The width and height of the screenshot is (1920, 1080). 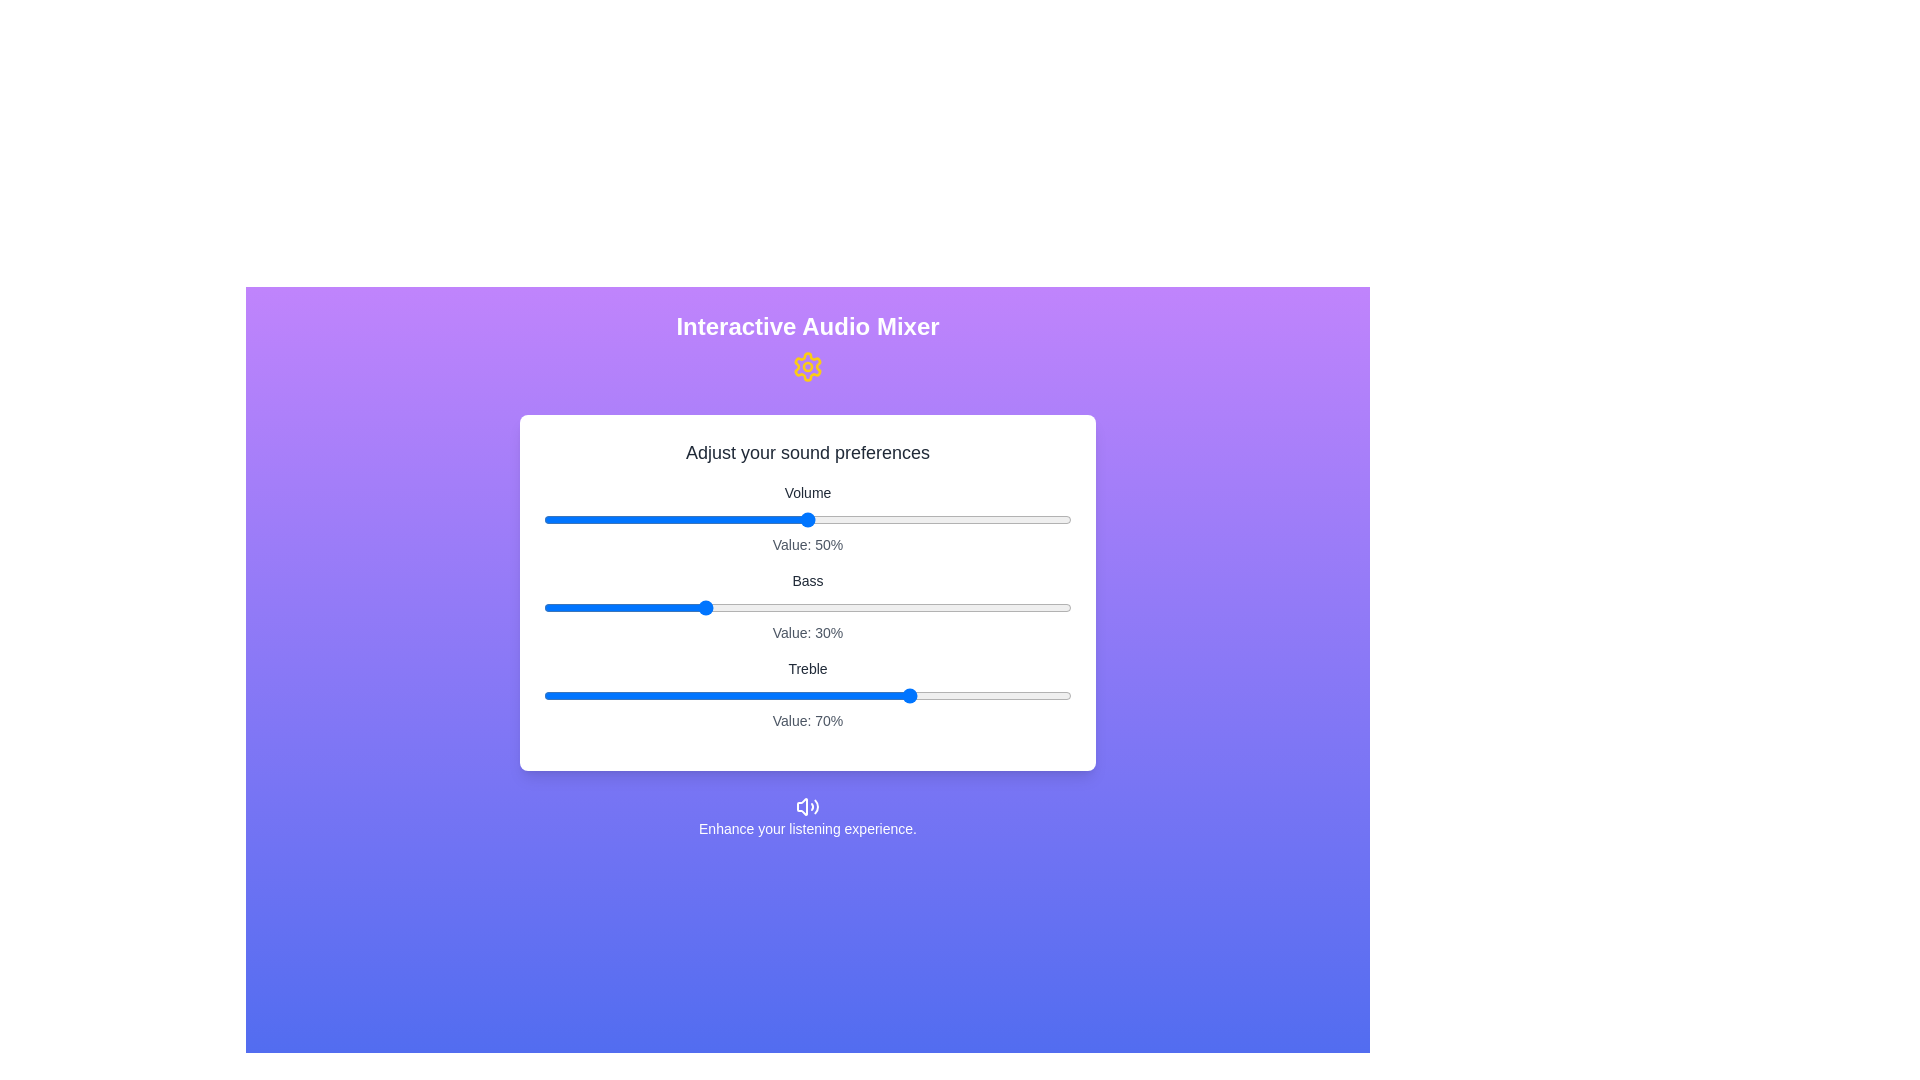 What do you see at coordinates (1008, 607) in the screenshot?
I see `the slider for 1 to 88%` at bounding box center [1008, 607].